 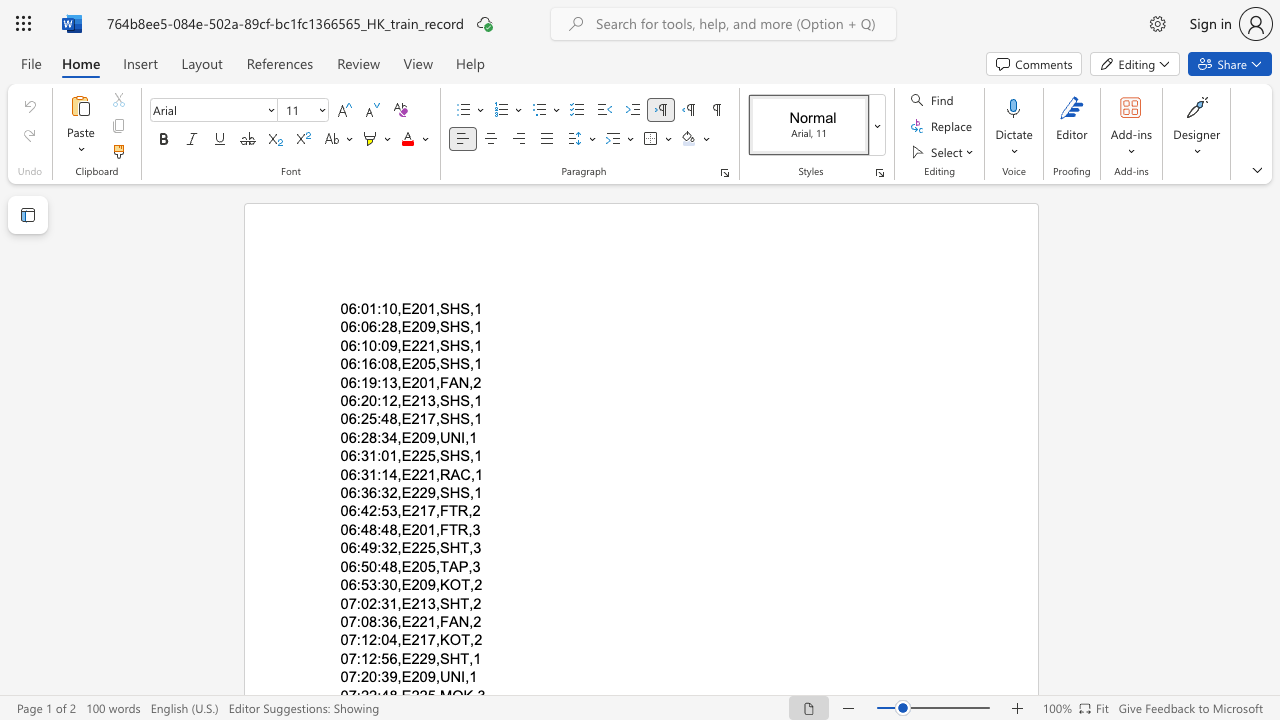 I want to click on the space between the continuous character "1" and "3" in the text, so click(x=426, y=401).